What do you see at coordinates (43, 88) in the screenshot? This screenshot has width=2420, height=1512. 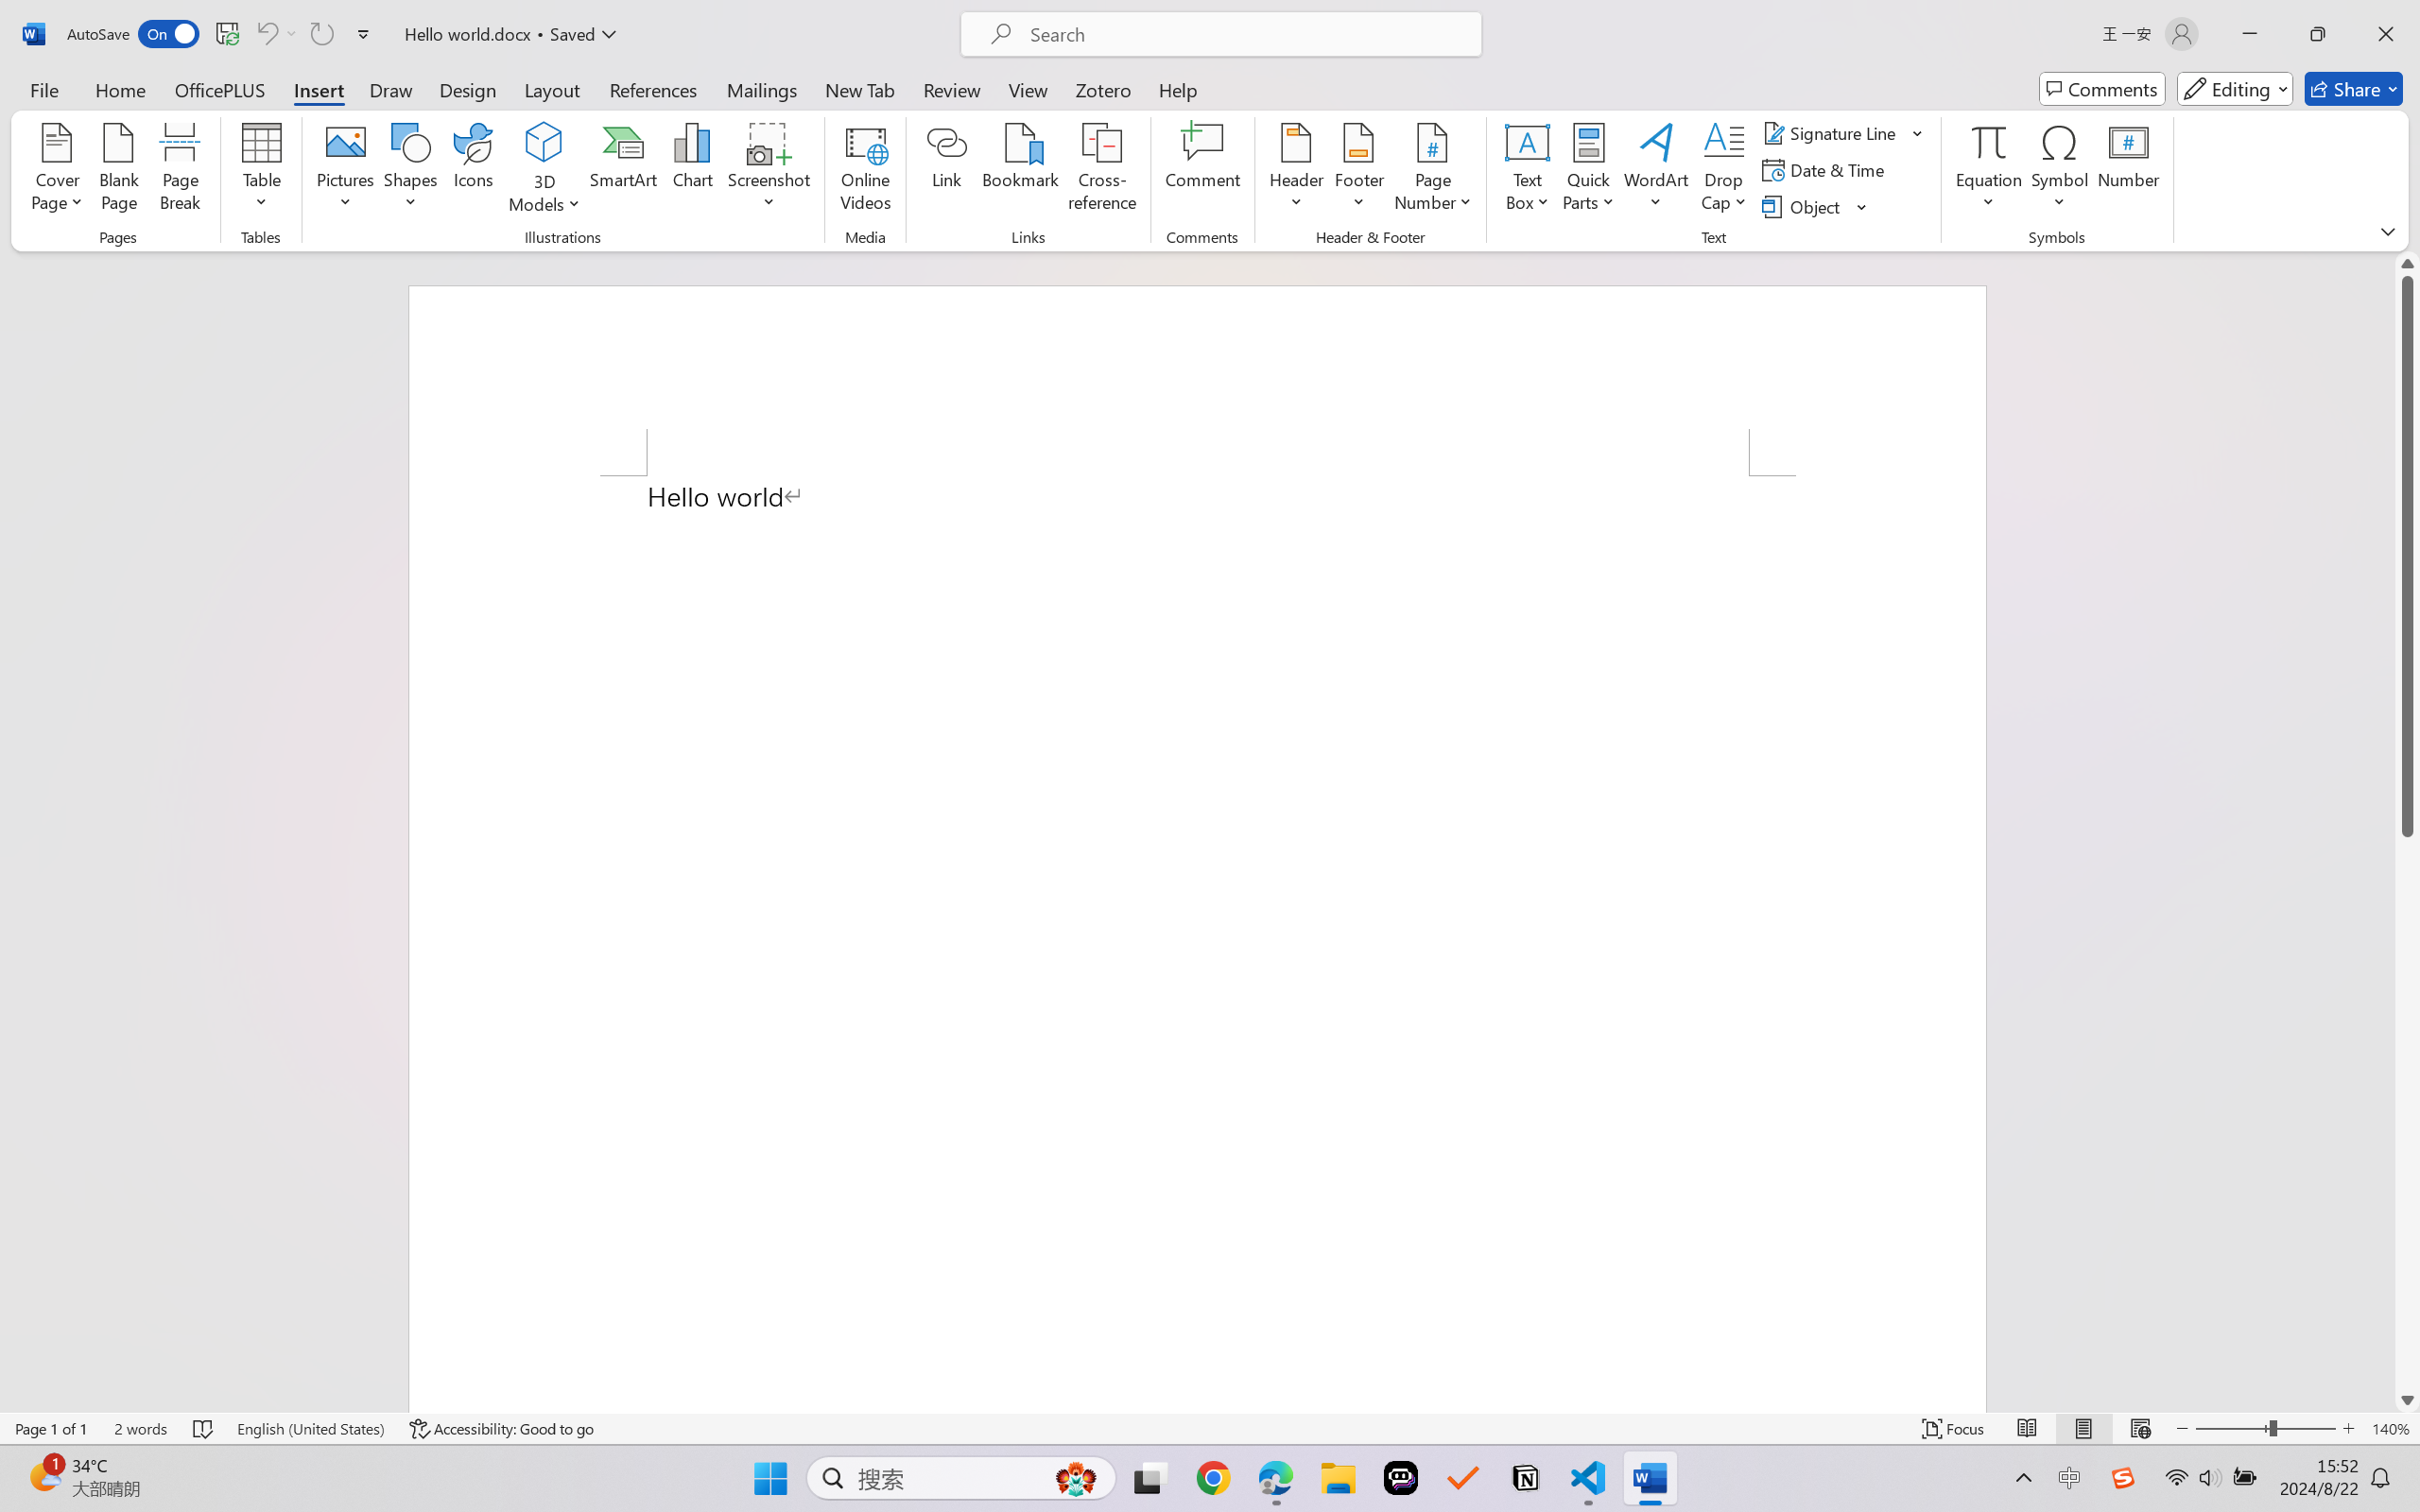 I see `'File Tab'` at bounding box center [43, 88].